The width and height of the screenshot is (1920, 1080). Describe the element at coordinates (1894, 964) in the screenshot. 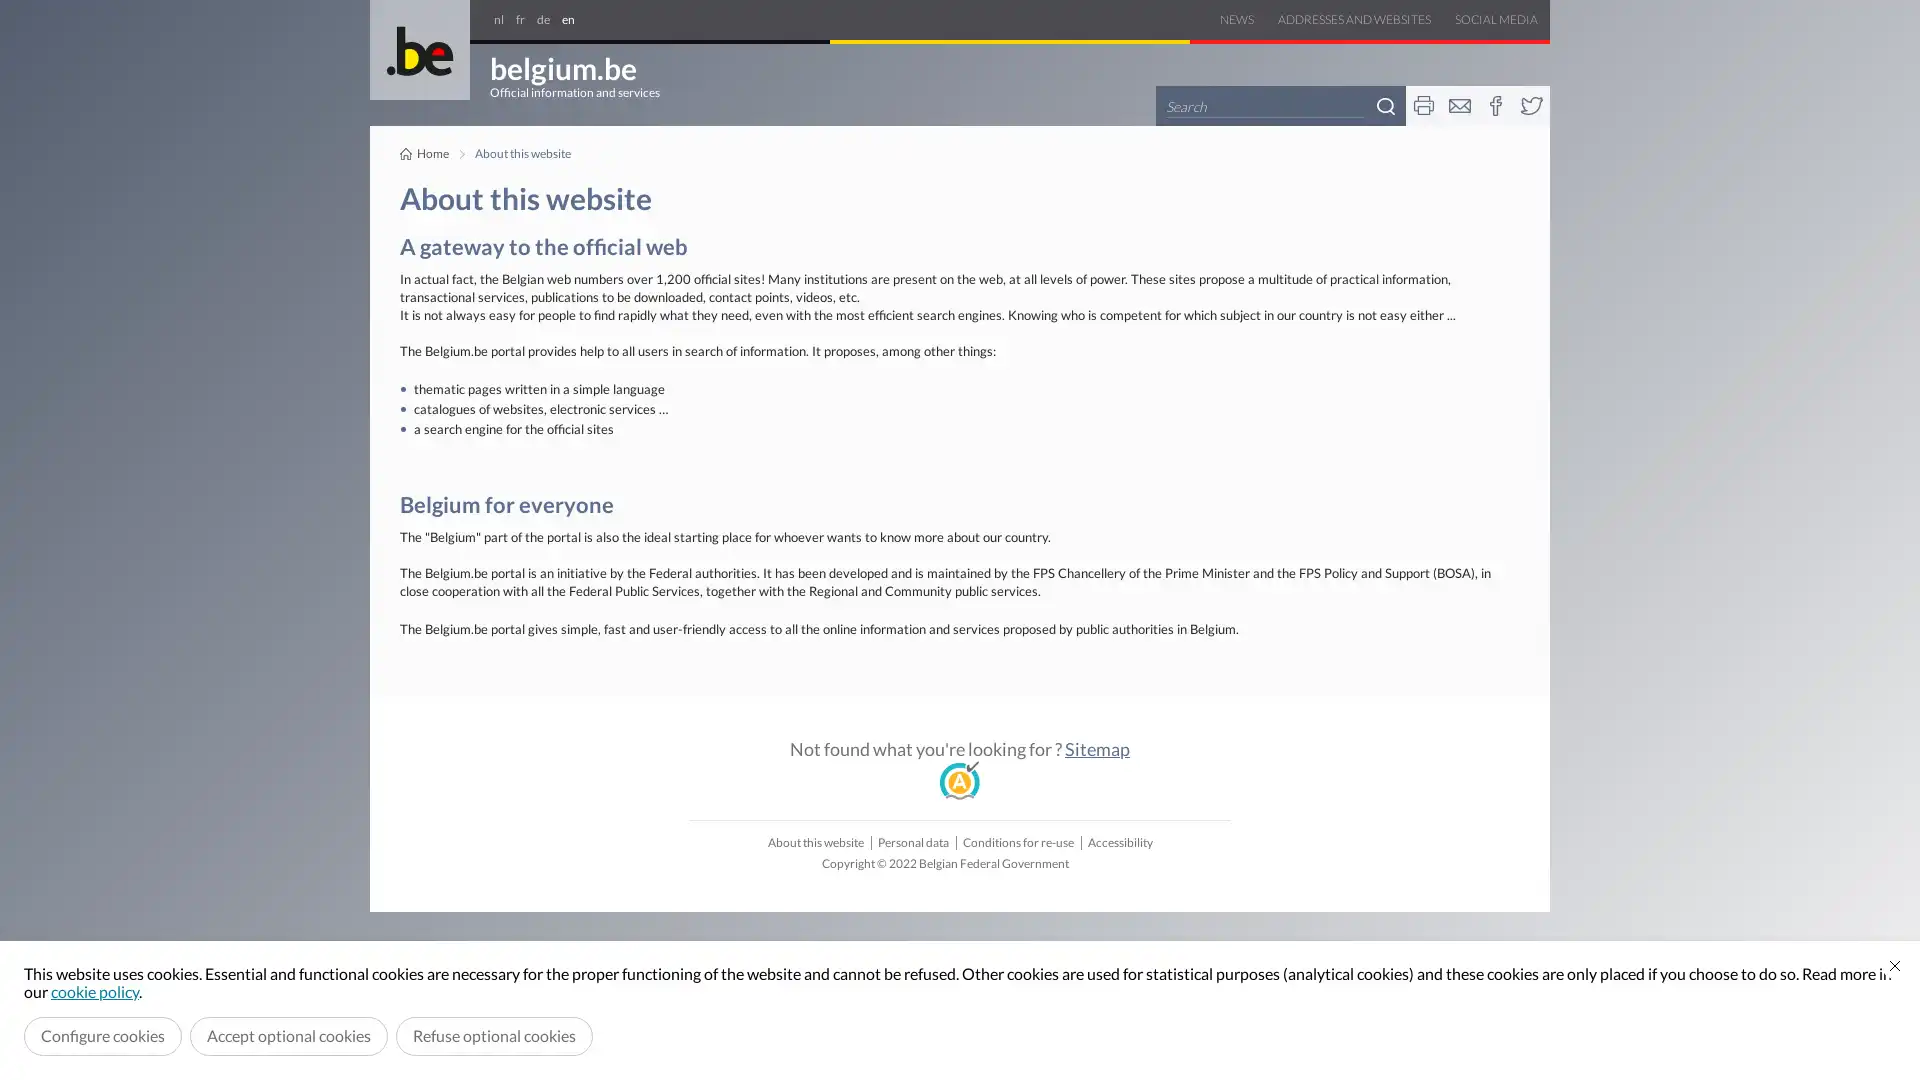

I see `Close` at that location.